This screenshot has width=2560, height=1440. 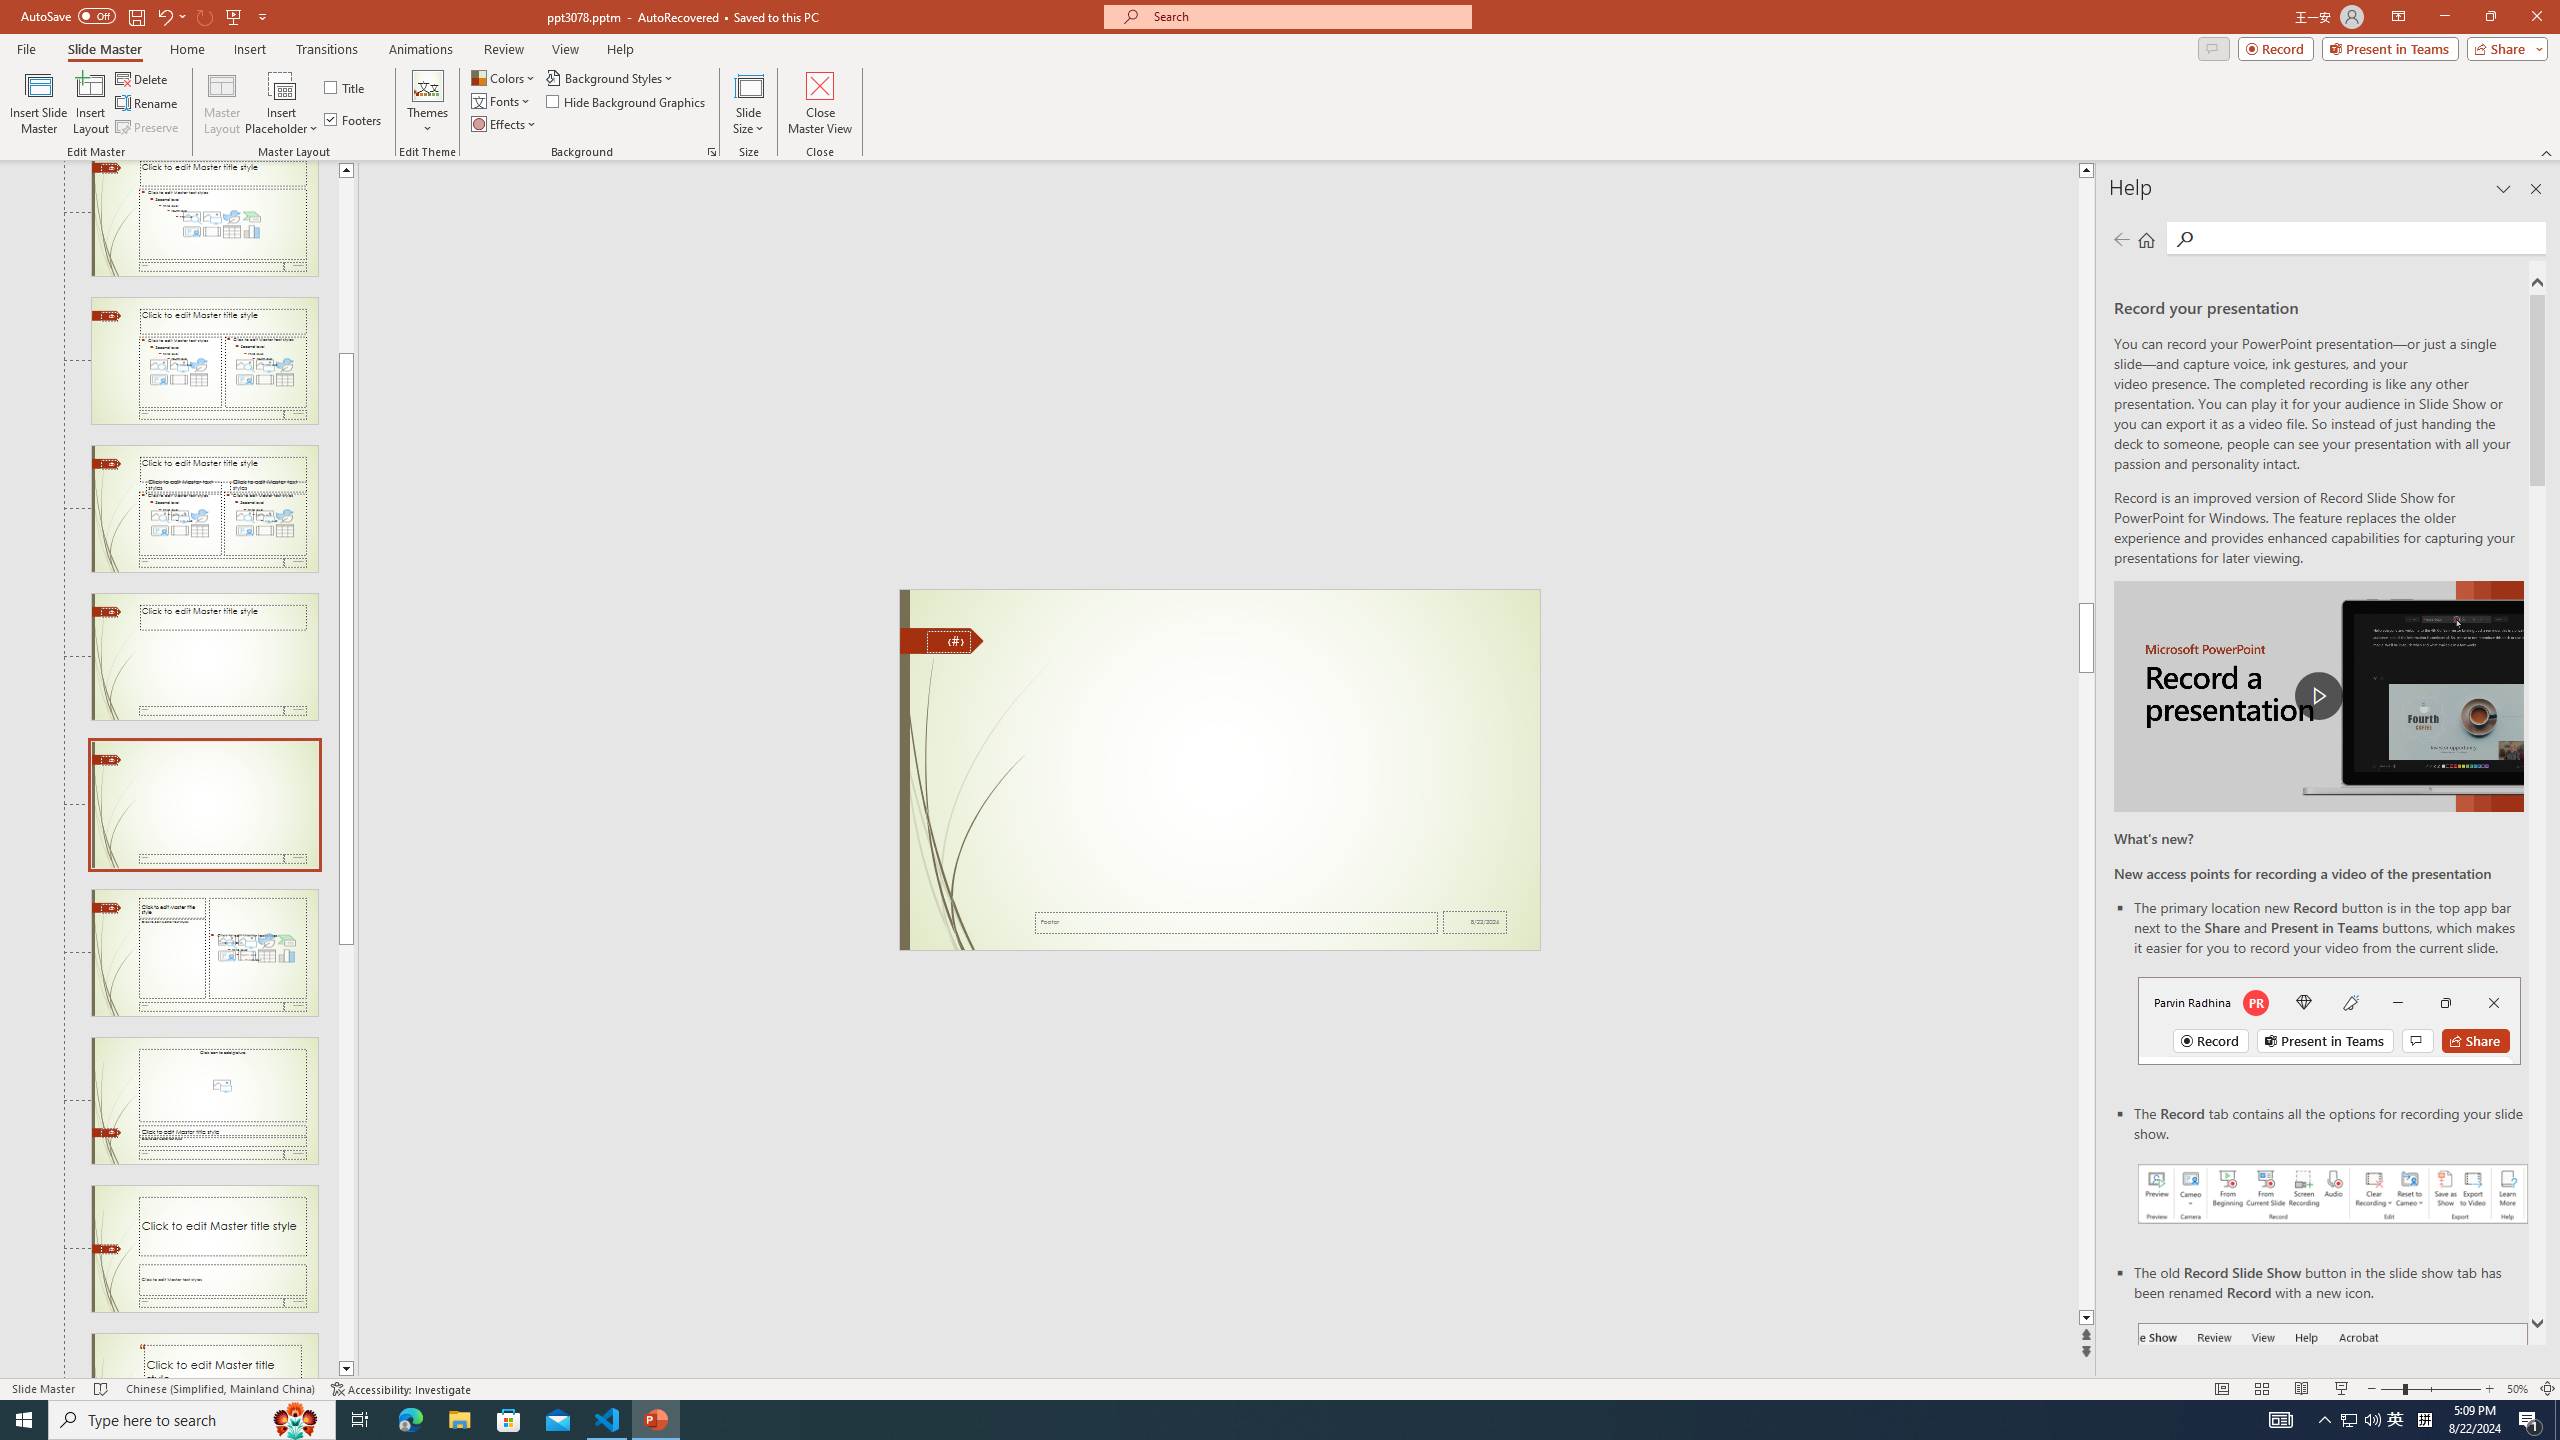 I want to click on 'Content', so click(x=281, y=84).